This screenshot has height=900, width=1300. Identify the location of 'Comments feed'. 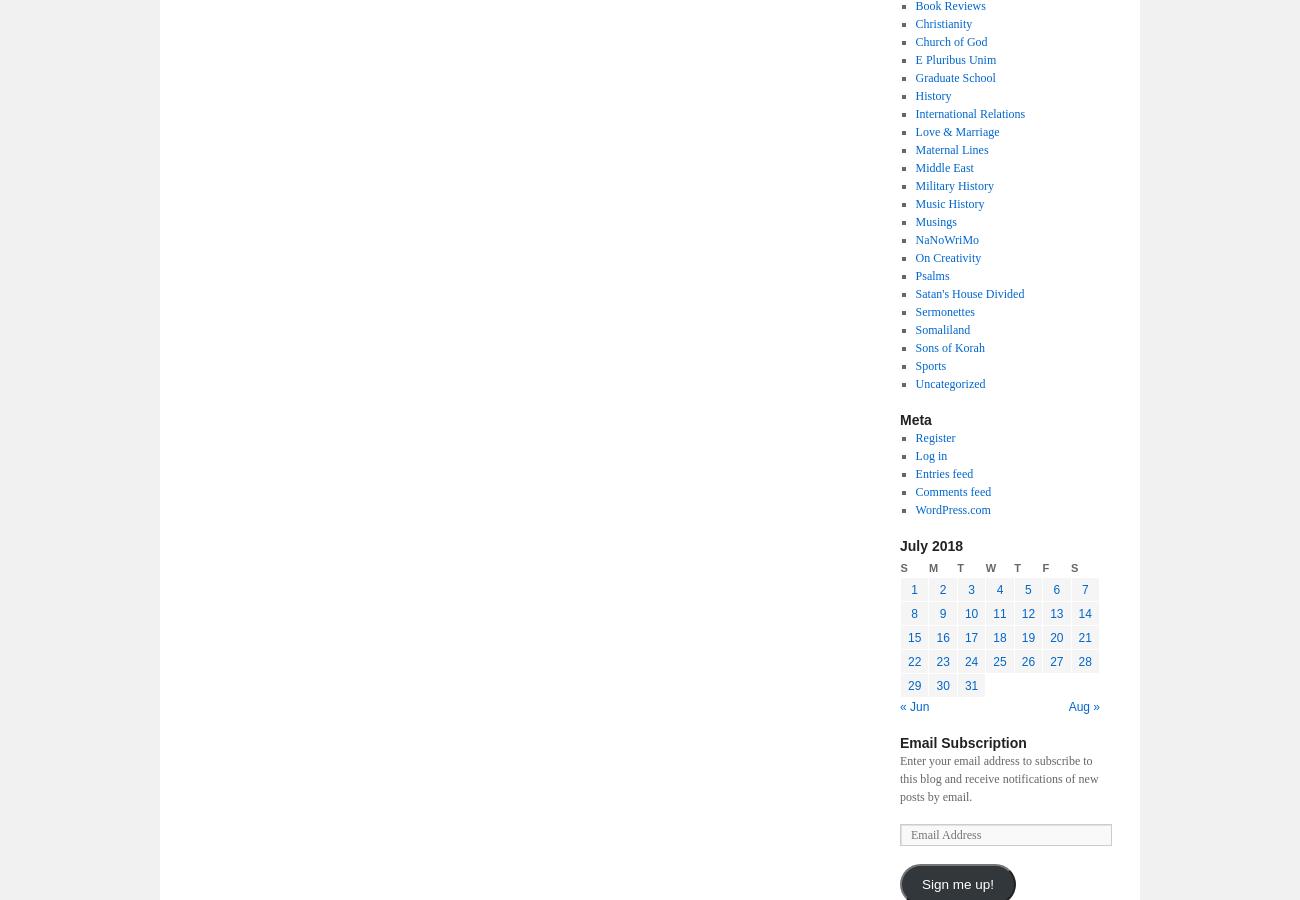
(913, 491).